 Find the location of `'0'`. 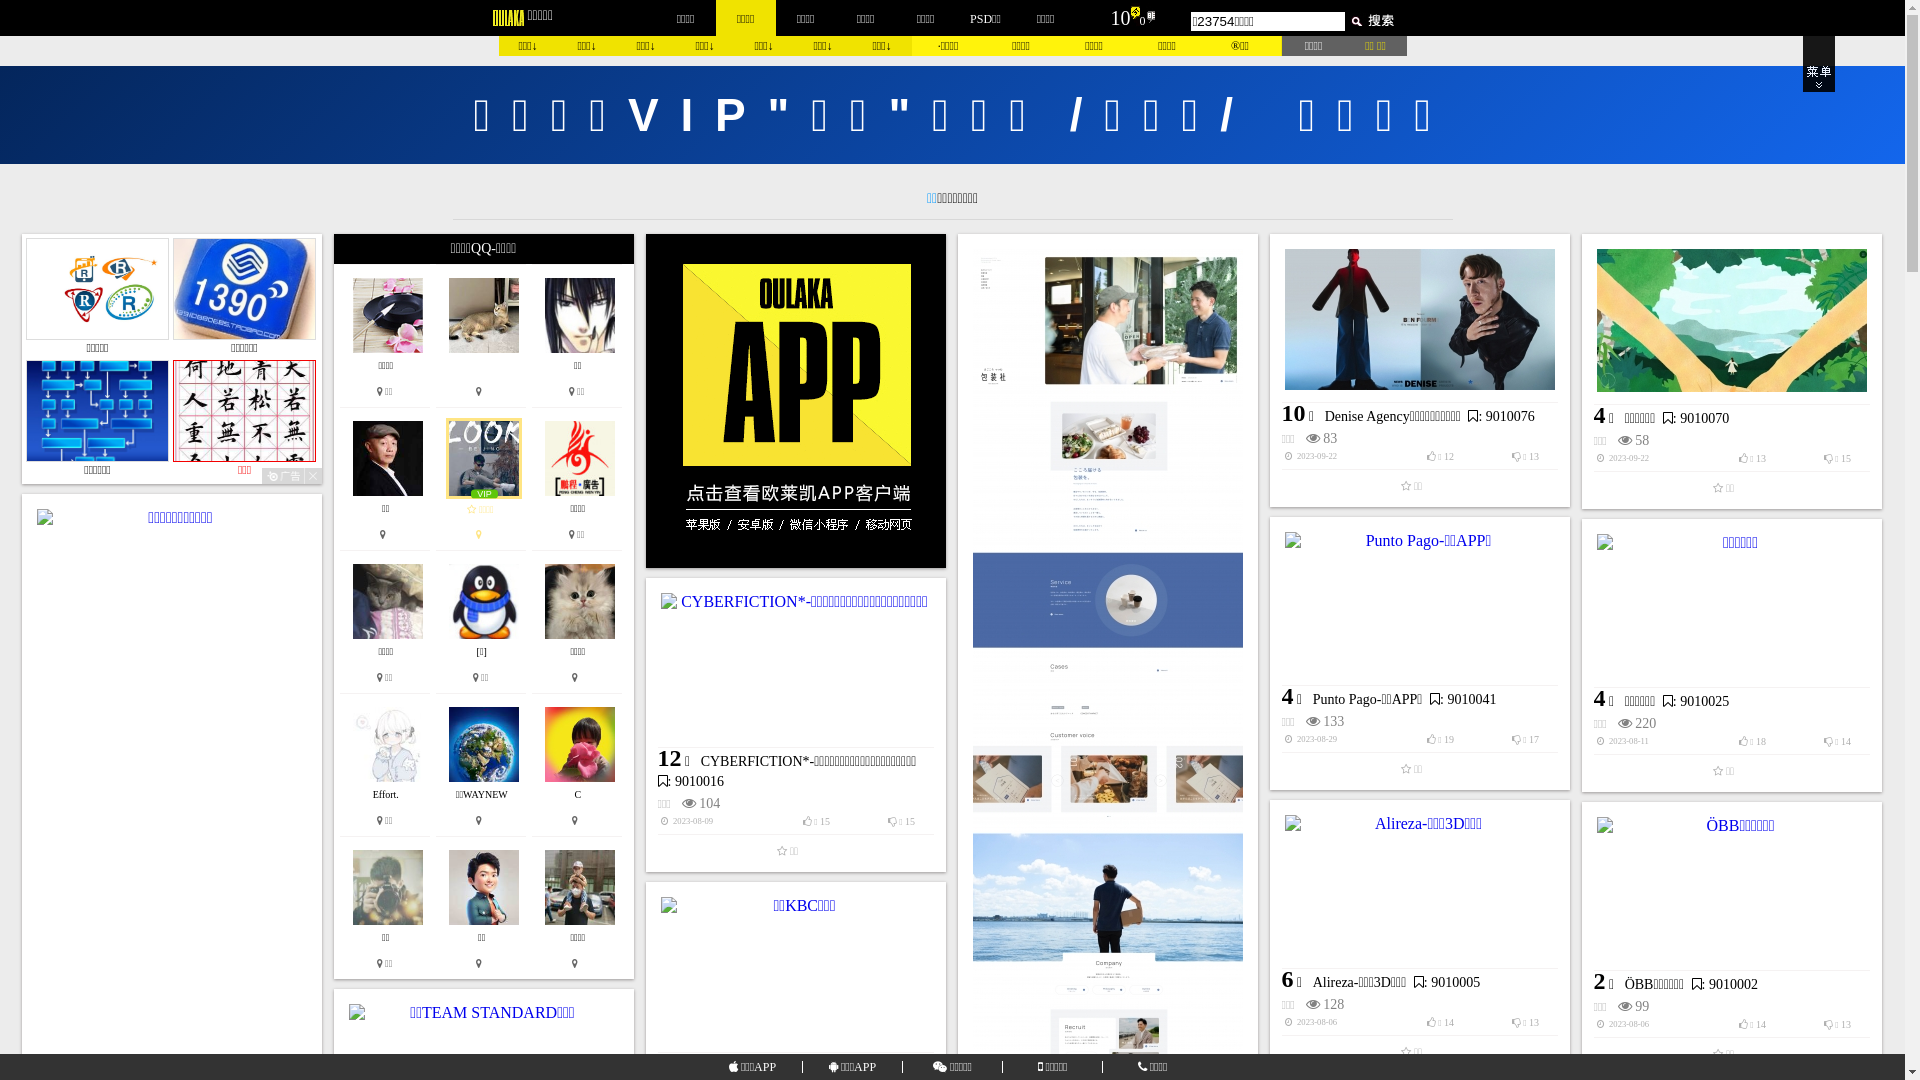

'0' is located at coordinates (1142, 20).